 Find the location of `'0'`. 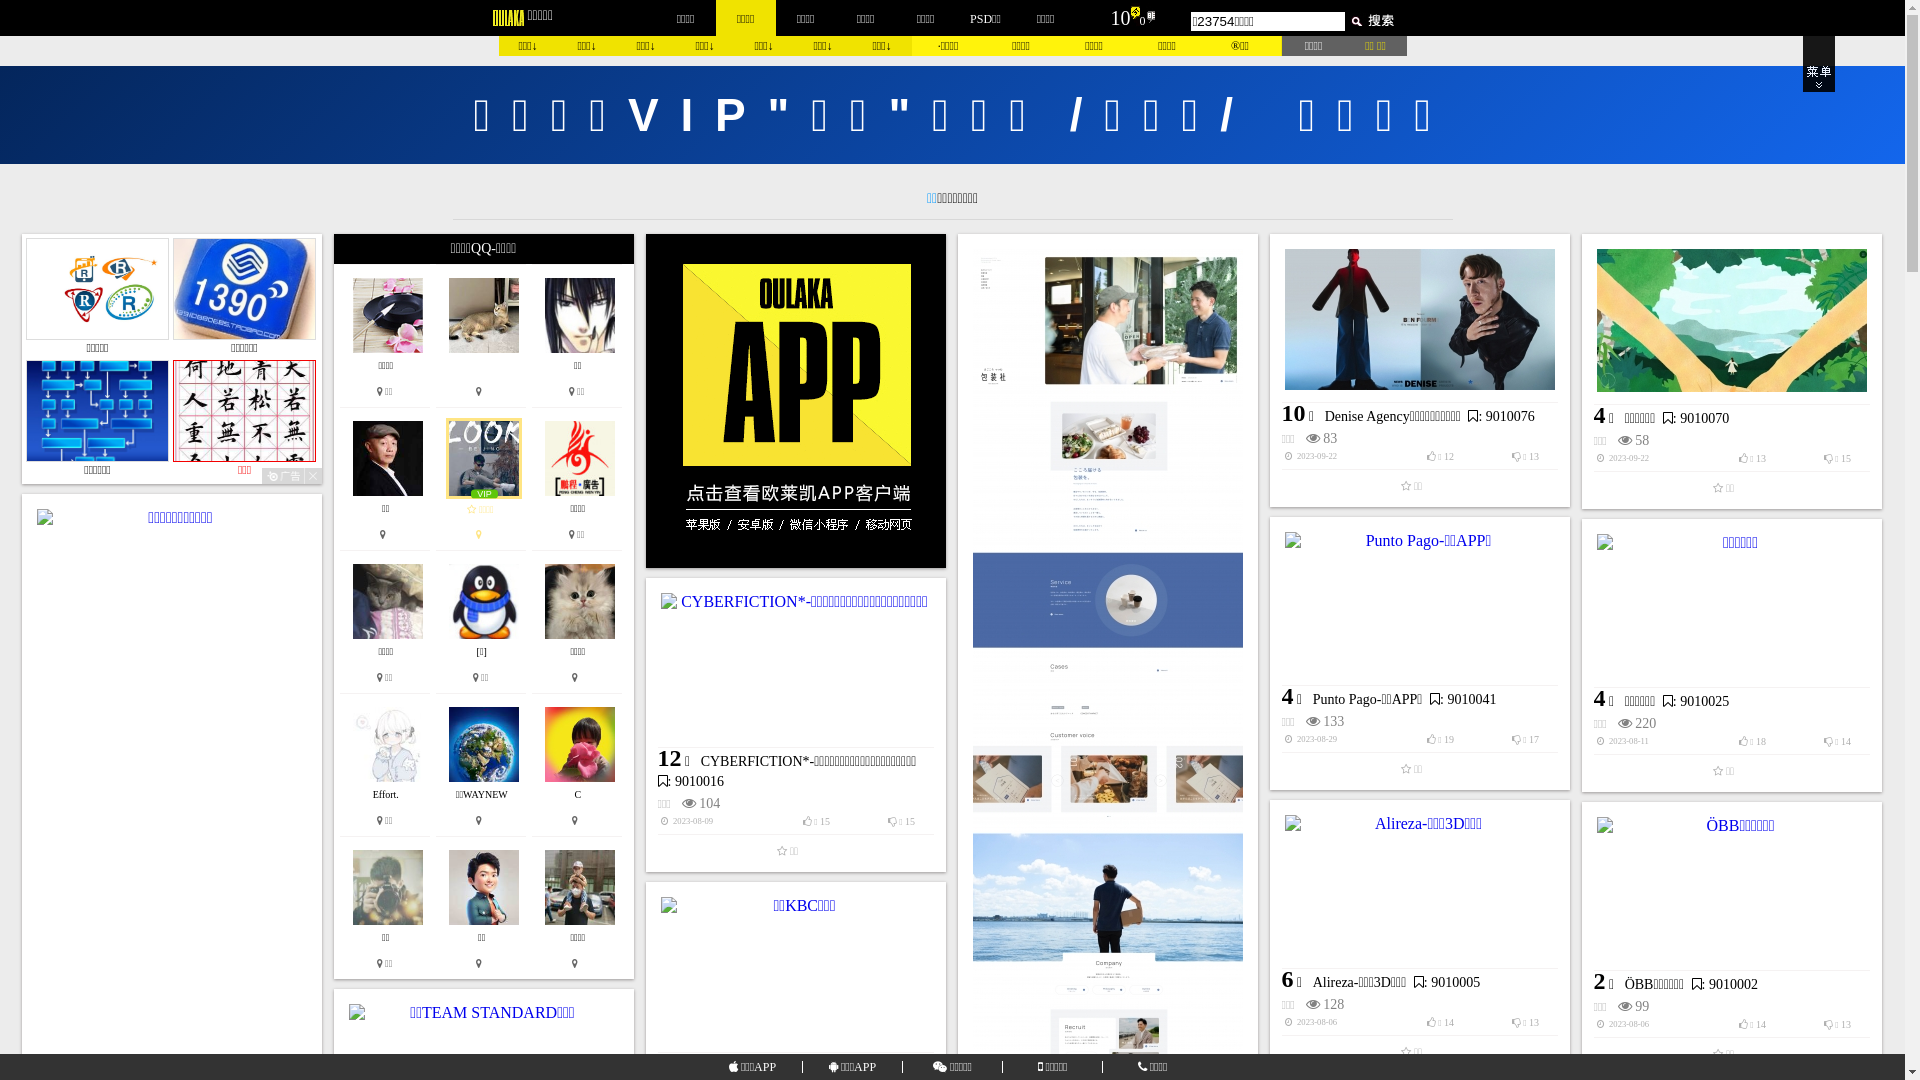

'0' is located at coordinates (1142, 20).